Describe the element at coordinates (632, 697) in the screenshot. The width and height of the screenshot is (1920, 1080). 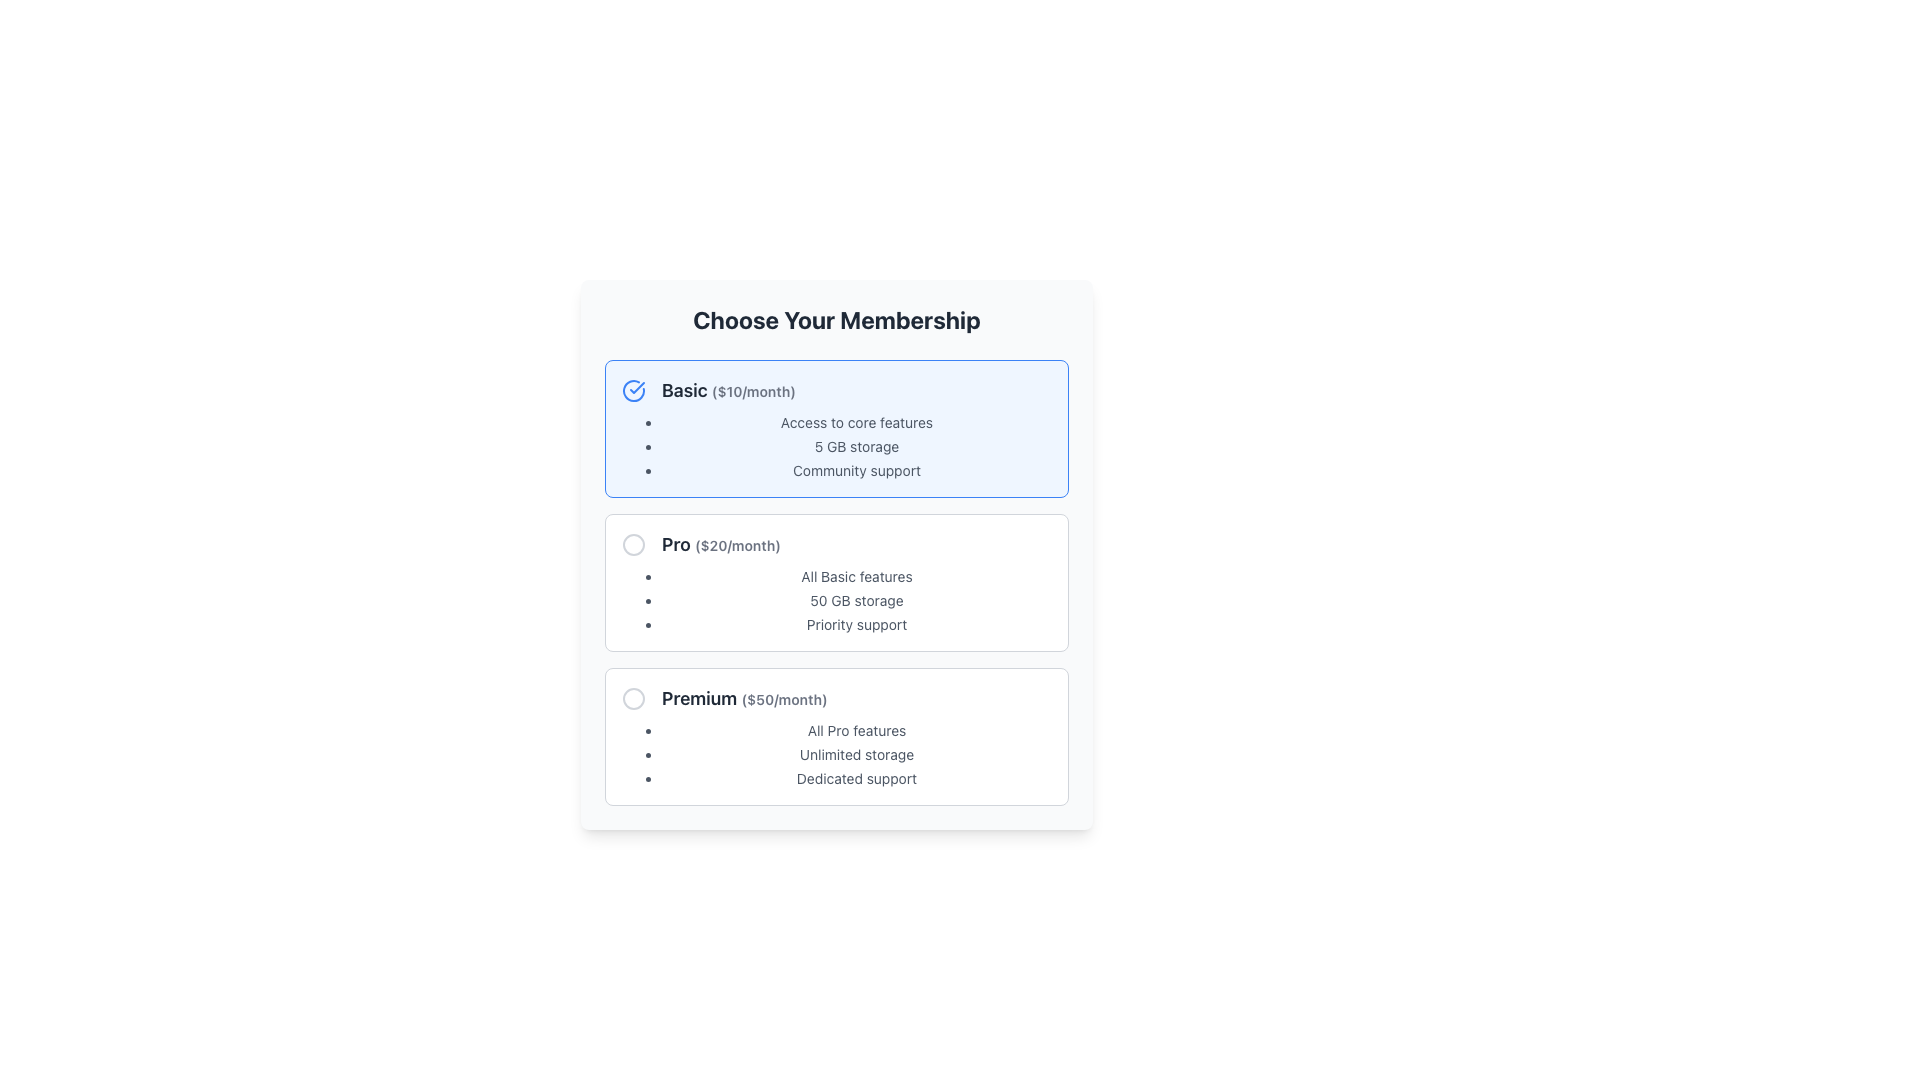
I see `circular icon that indicates the Premium subscription option ('$50/month') for developer tools` at that location.